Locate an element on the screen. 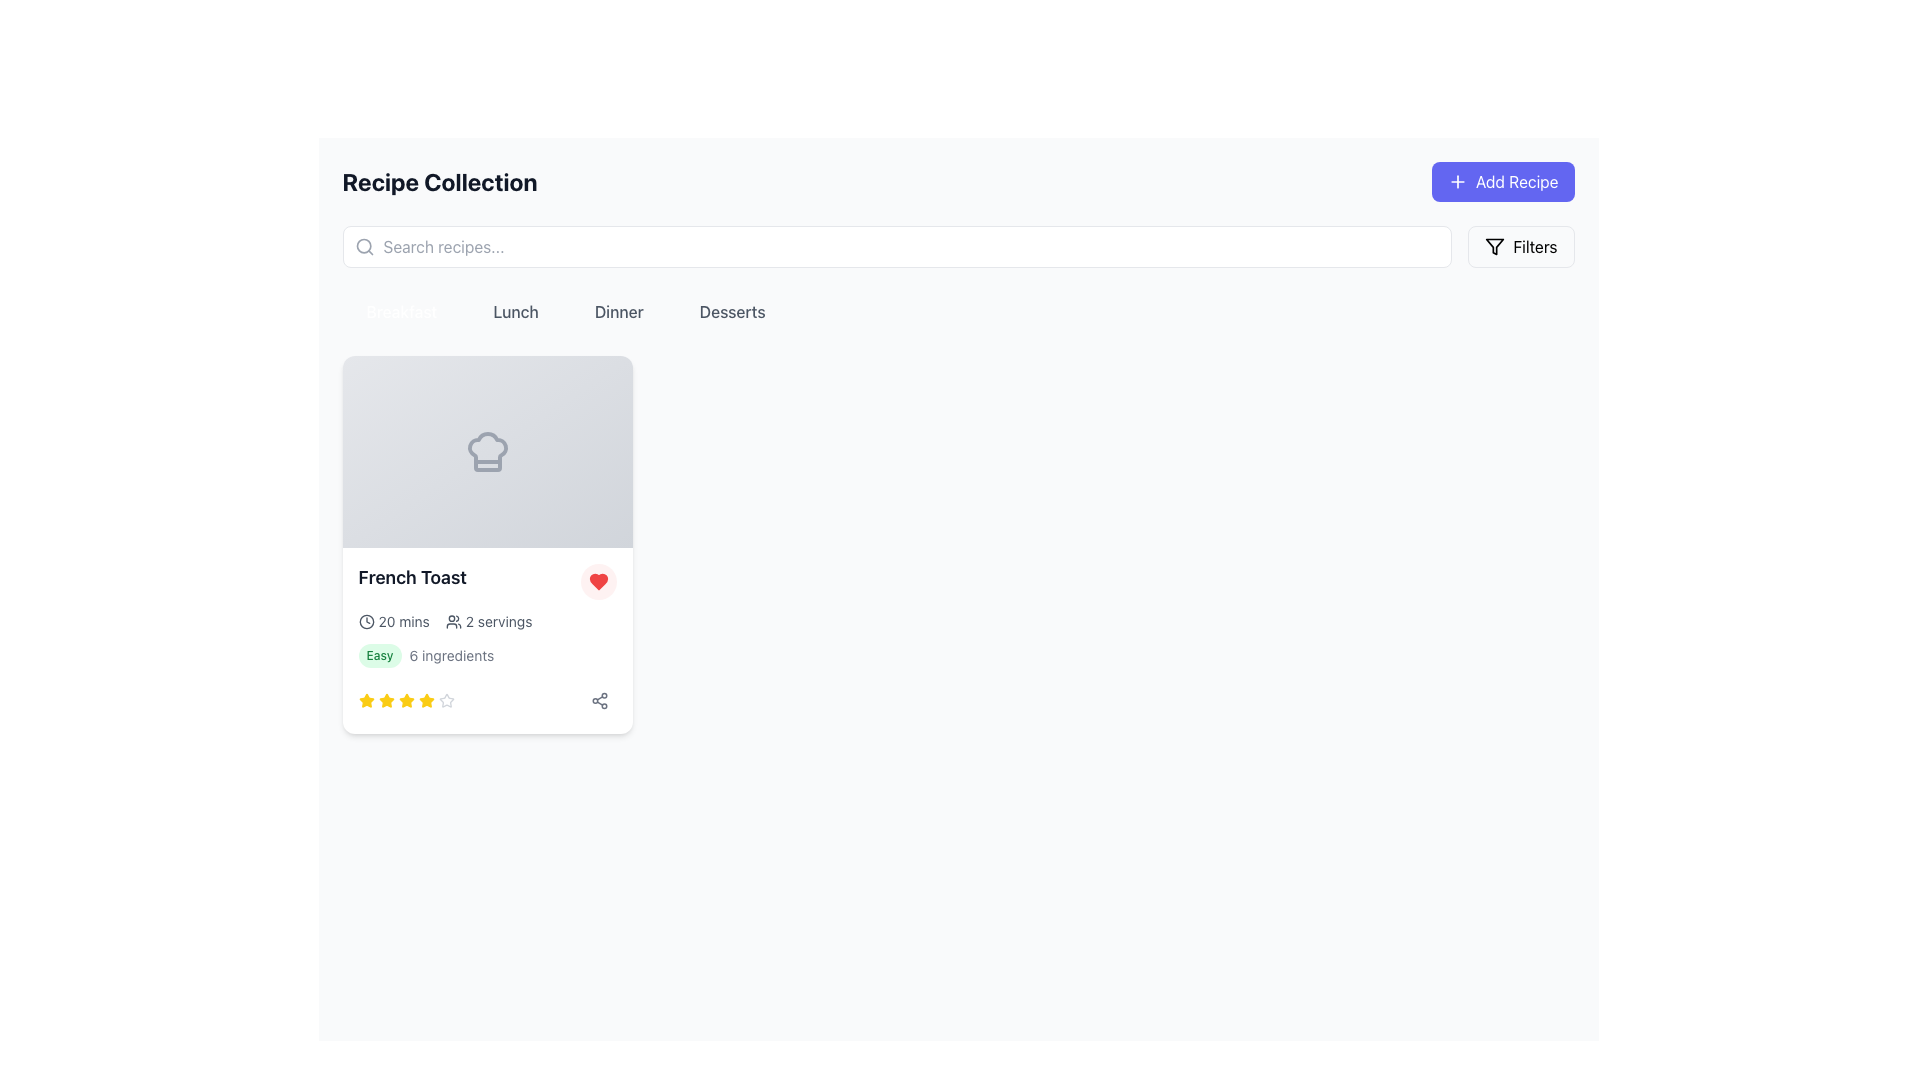 The height and width of the screenshot is (1080, 1920). the 'Desserts' button, which is the fourth button in a horizontal row of category buttons is located at coordinates (731, 312).